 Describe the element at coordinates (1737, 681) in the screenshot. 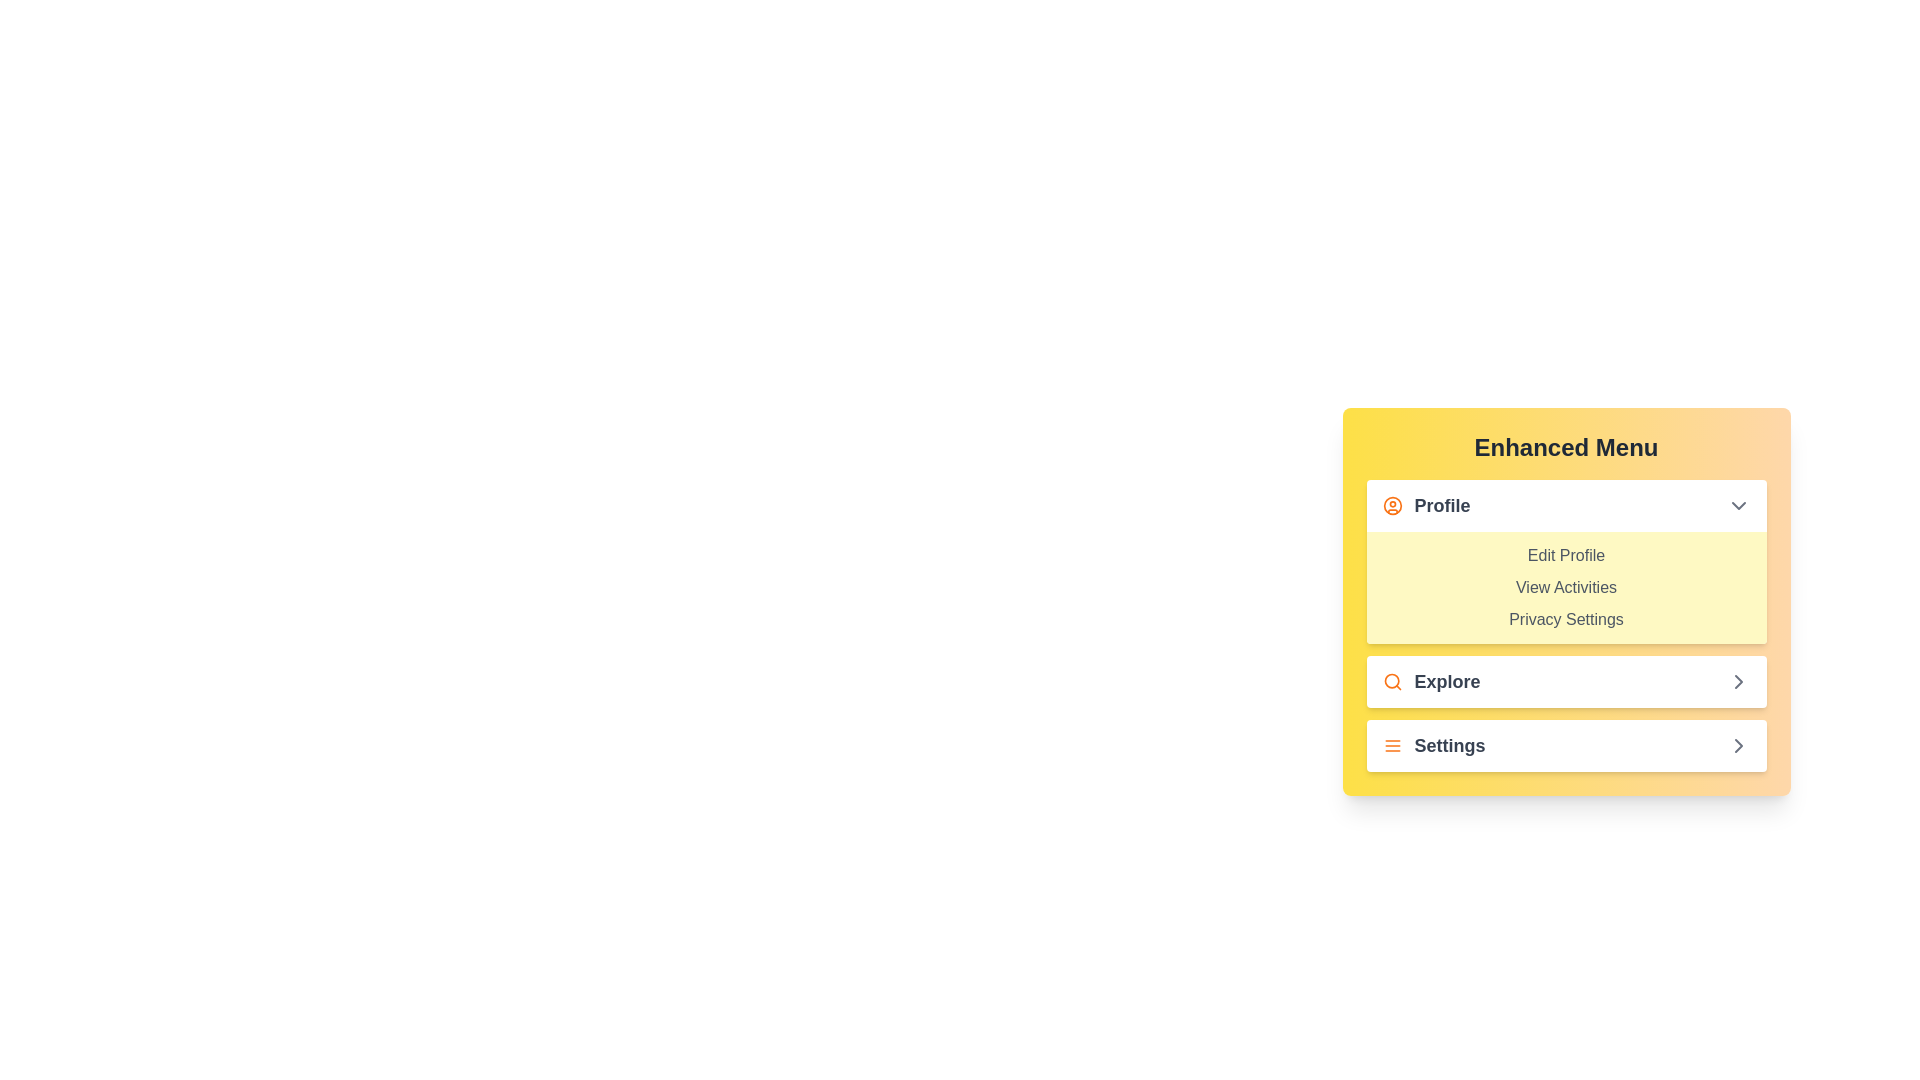

I see `the right-pointing chevron icon located at the bottom of the 'Enhanced Menu' in the 'Settings' section` at that location.